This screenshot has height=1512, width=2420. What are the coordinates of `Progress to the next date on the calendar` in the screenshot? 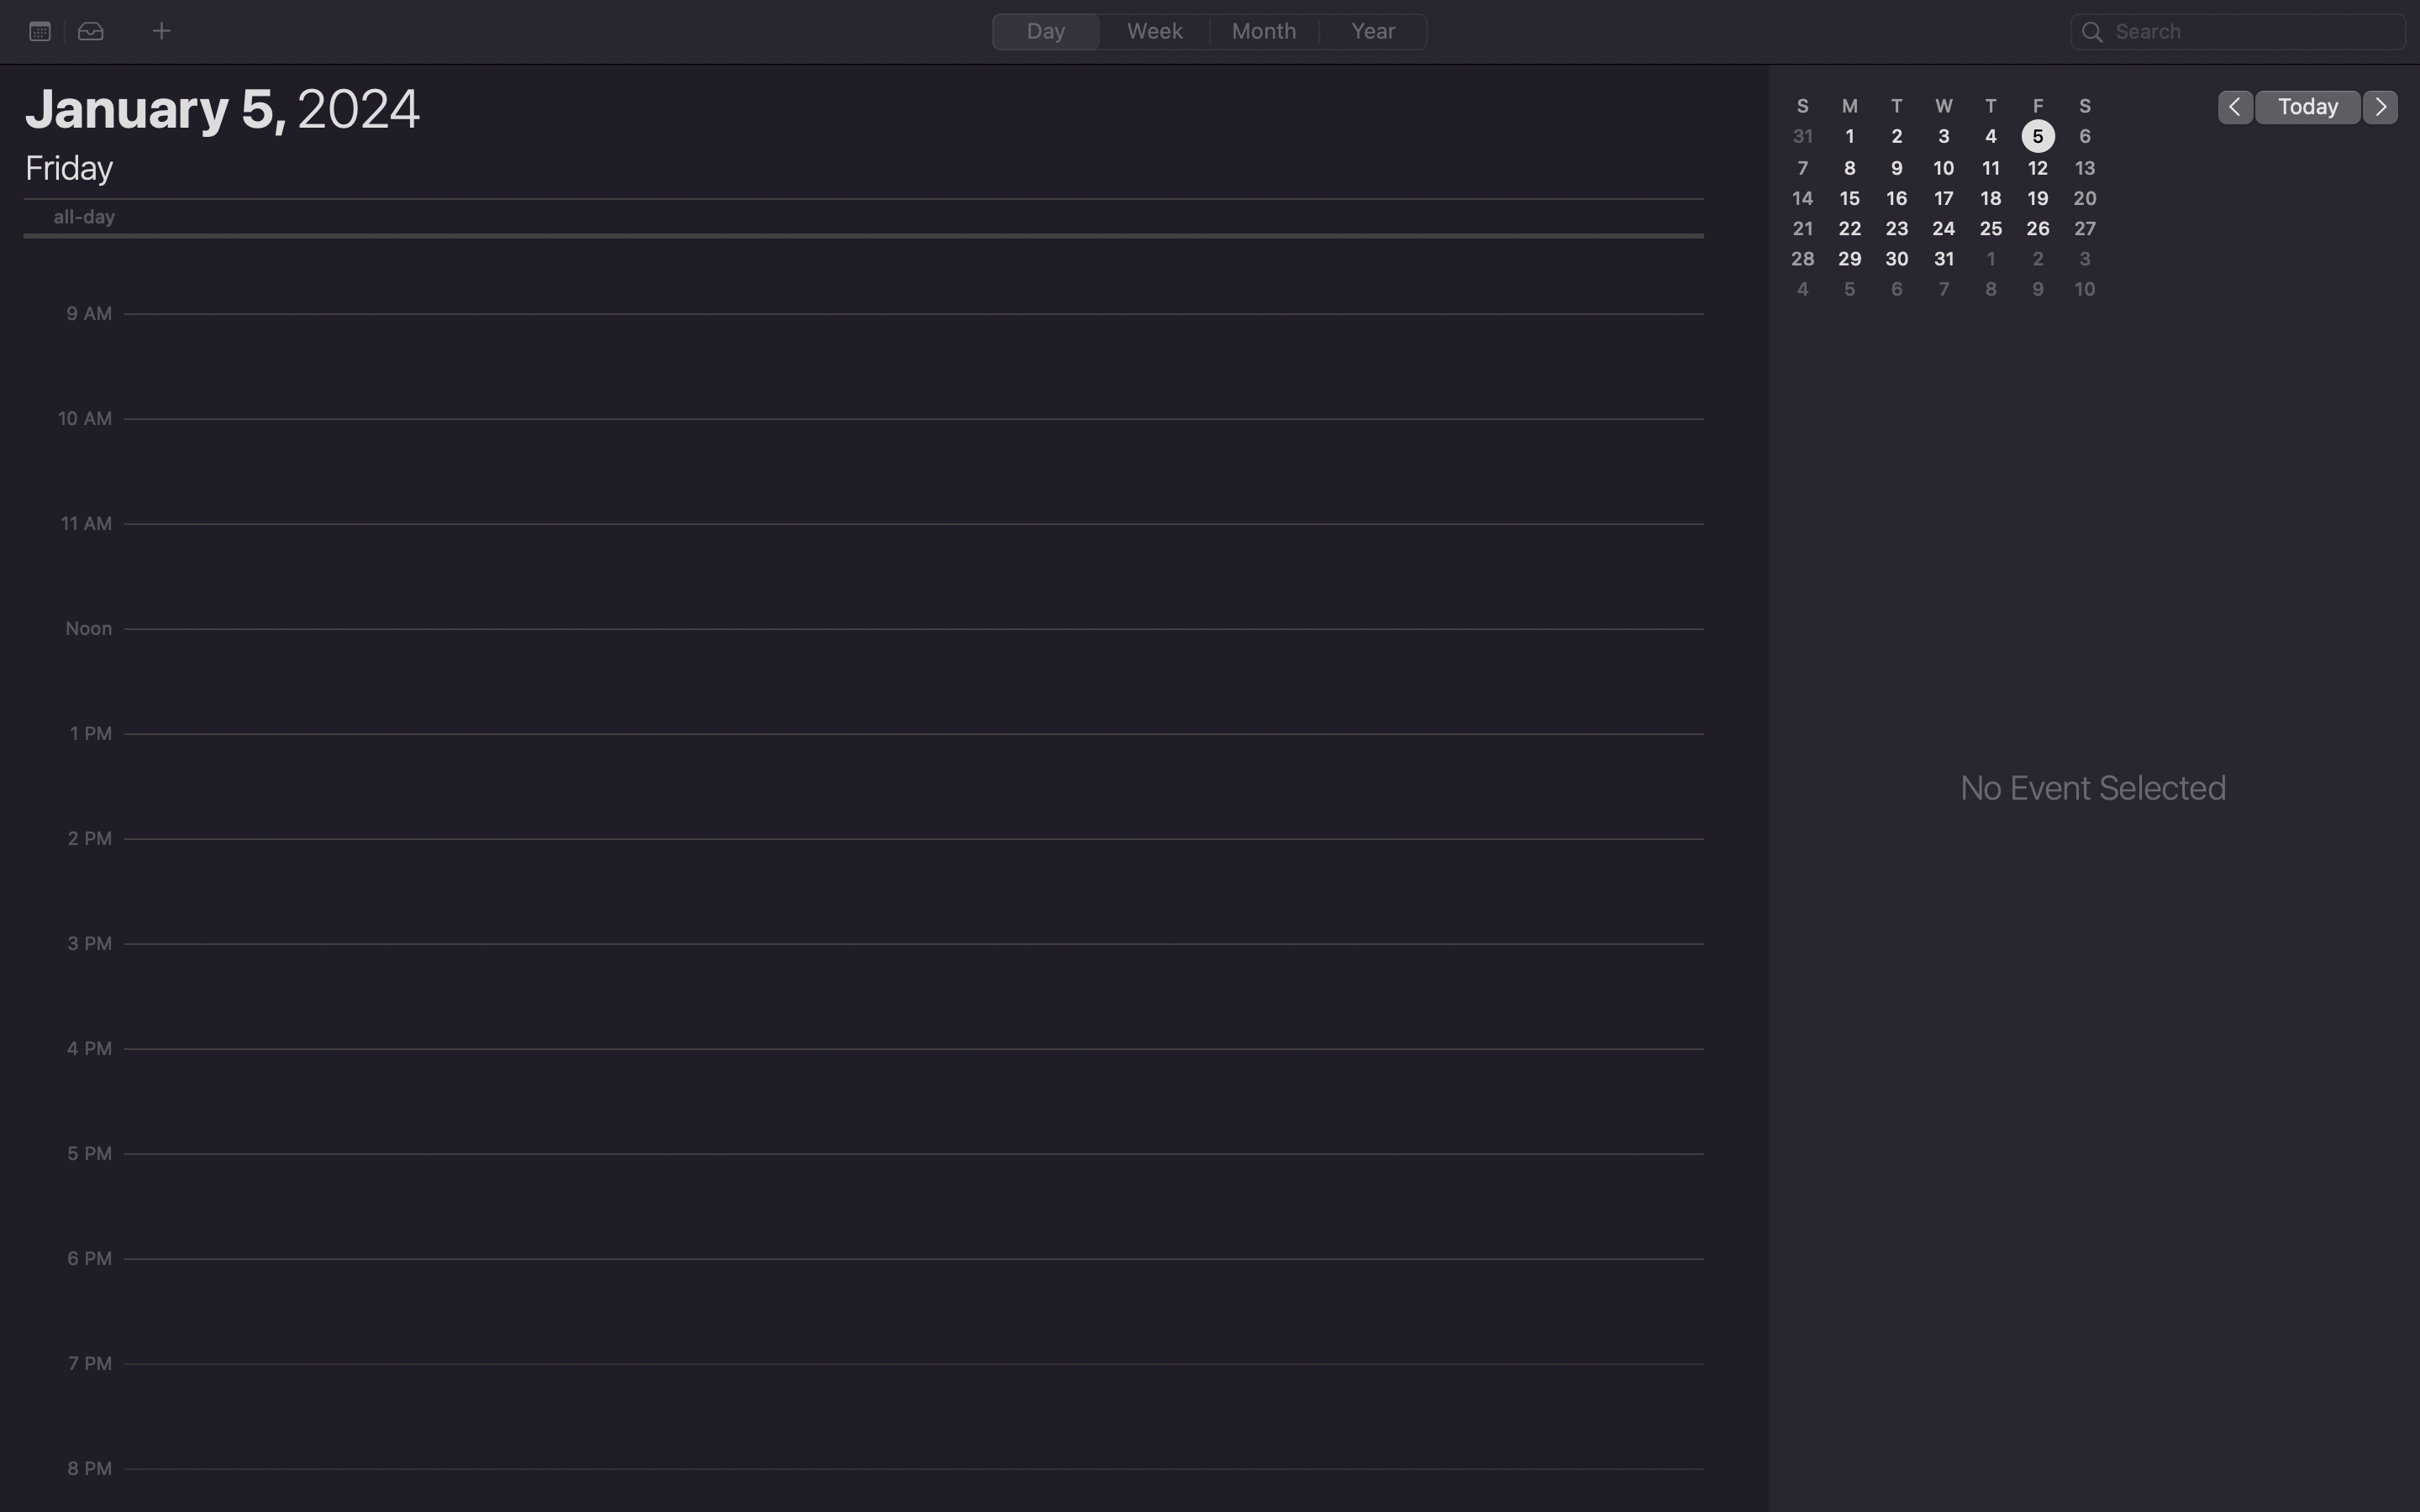 It's located at (2381, 105).